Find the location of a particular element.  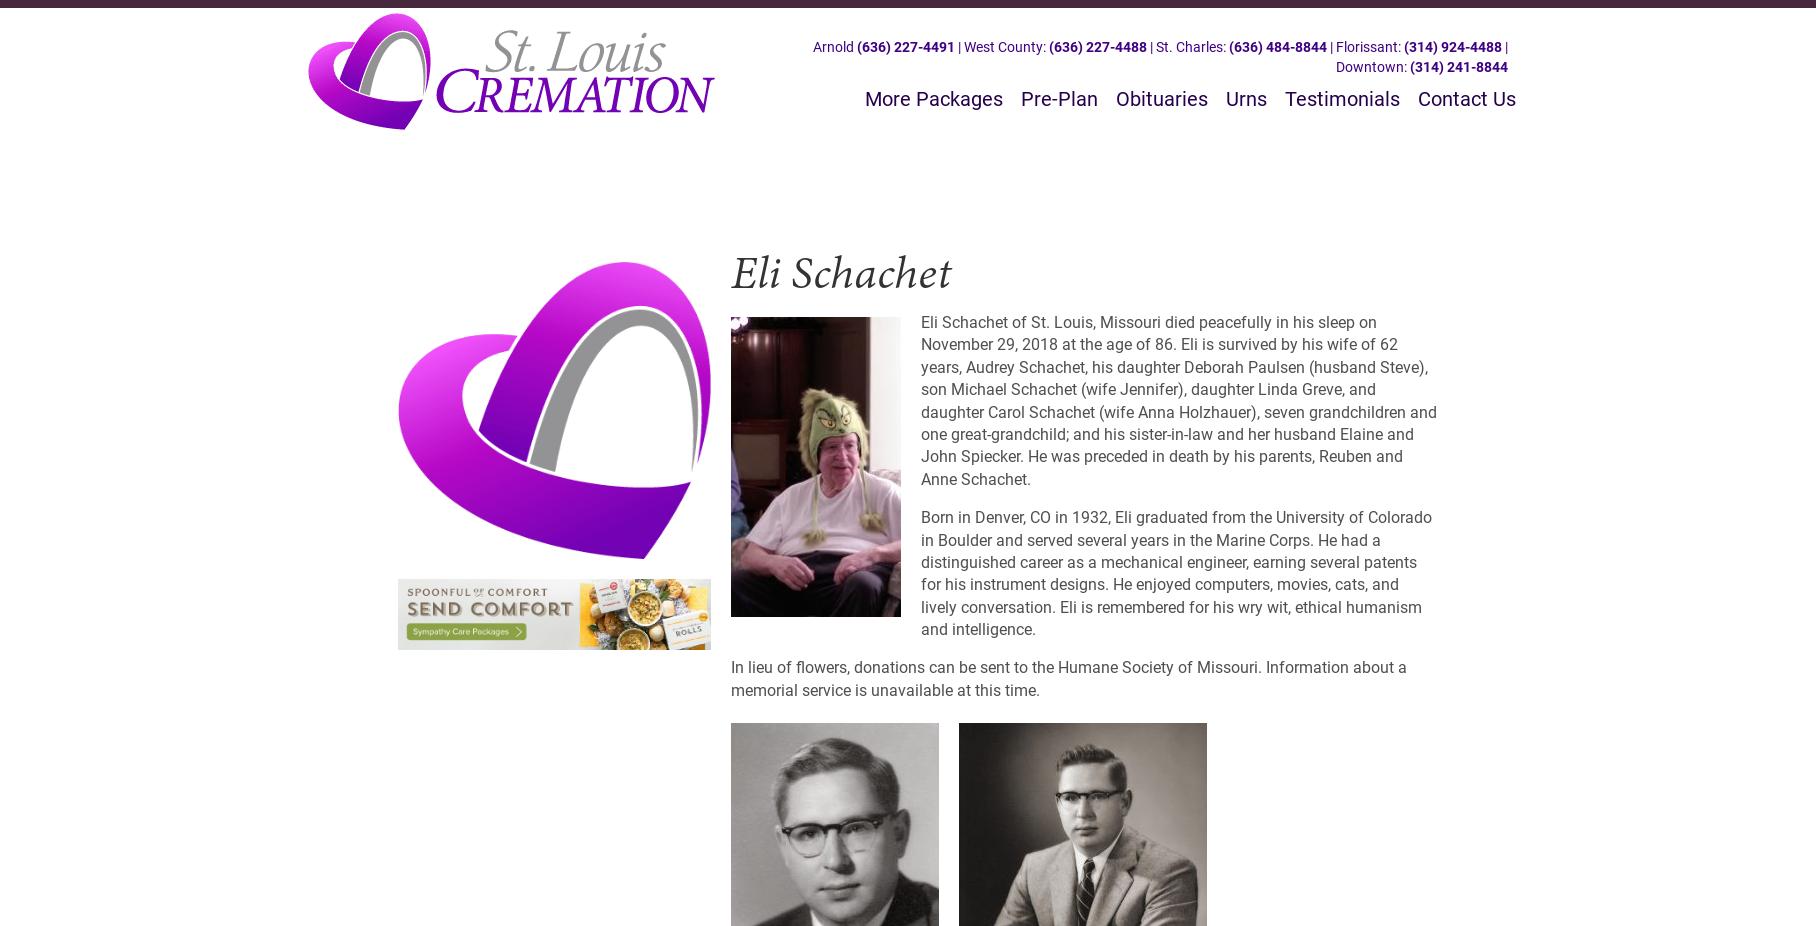

'Eli Schachet of St. Louis, Missouri died peacefully in his sleep on November 29, 2018 at the age of 86.' is located at coordinates (1147, 333).